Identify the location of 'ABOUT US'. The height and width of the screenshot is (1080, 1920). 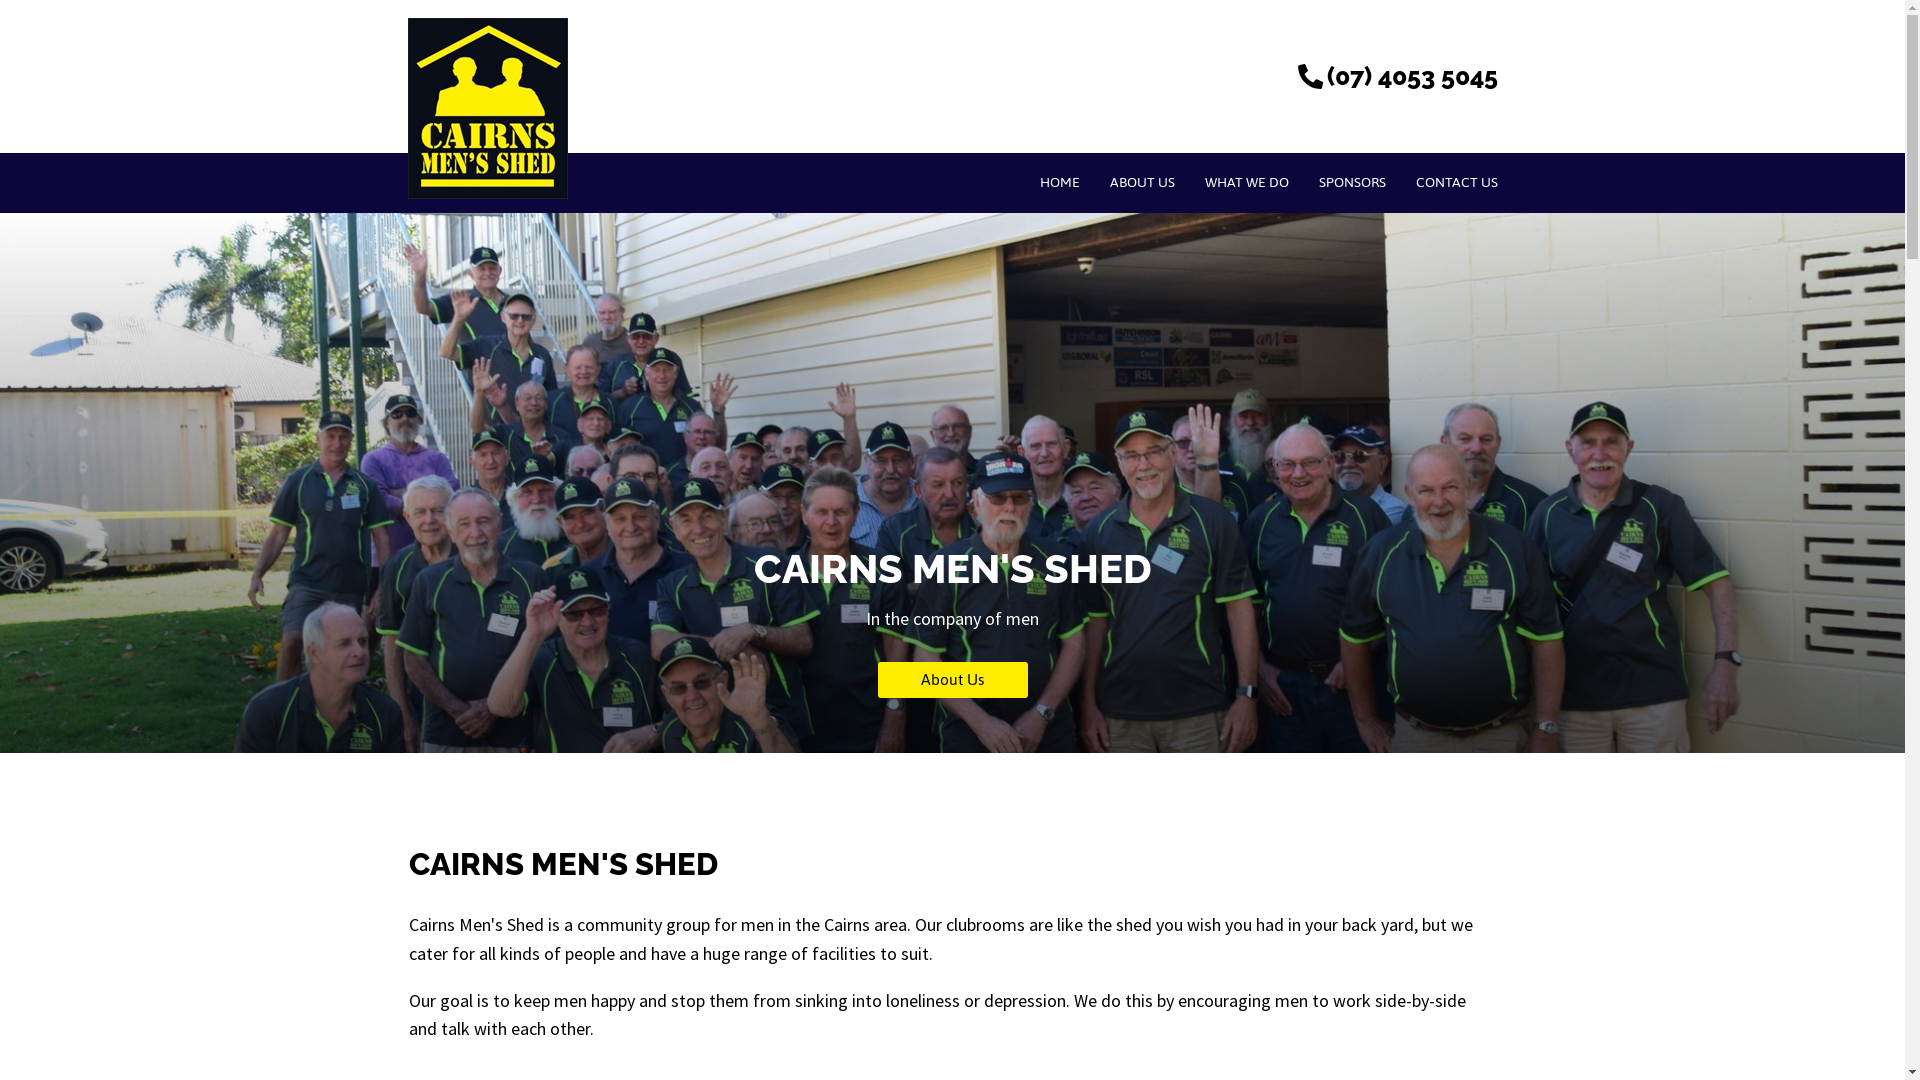
(1141, 182).